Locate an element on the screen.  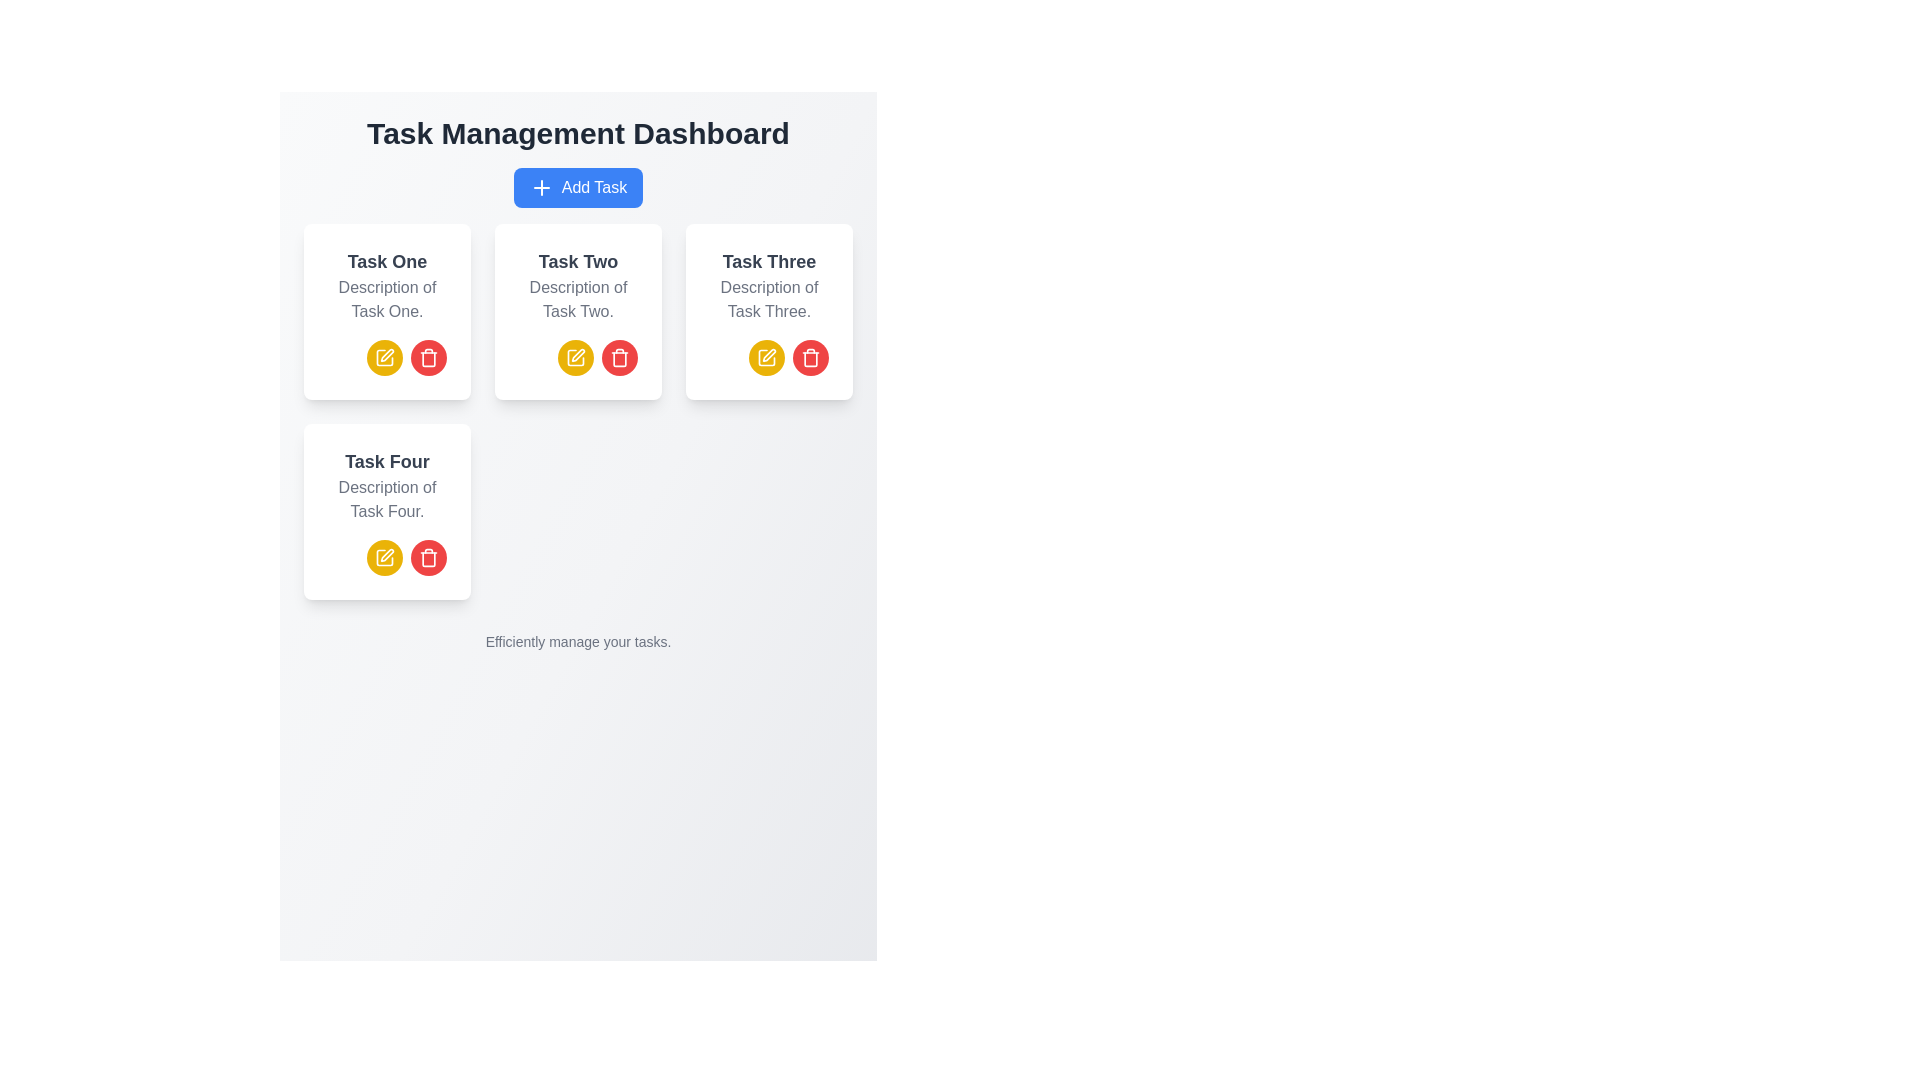
the yellow edit button located at the bottom of the 'Task Two' card to initiate editing is located at coordinates (575, 357).